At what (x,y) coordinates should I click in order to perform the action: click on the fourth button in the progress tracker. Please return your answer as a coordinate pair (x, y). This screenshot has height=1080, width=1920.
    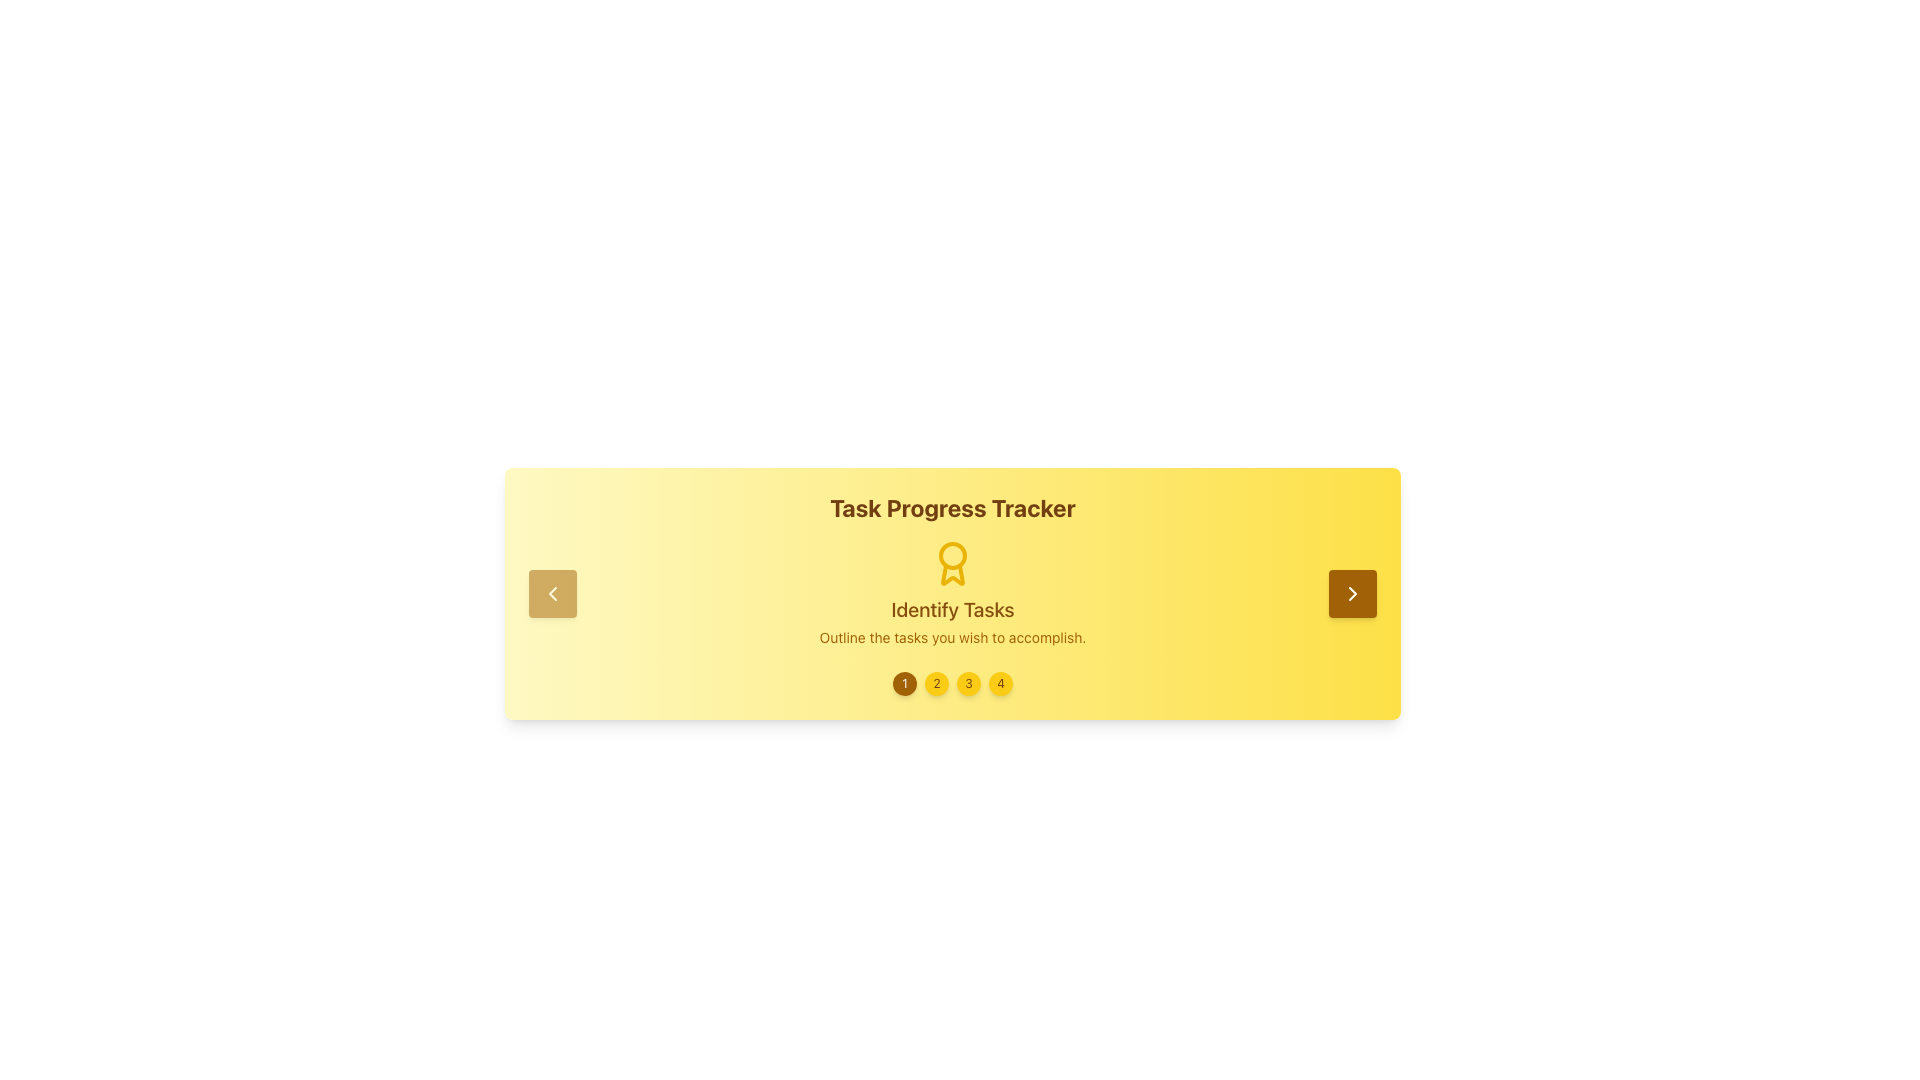
    Looking at the image, I should click on (1001, 682).